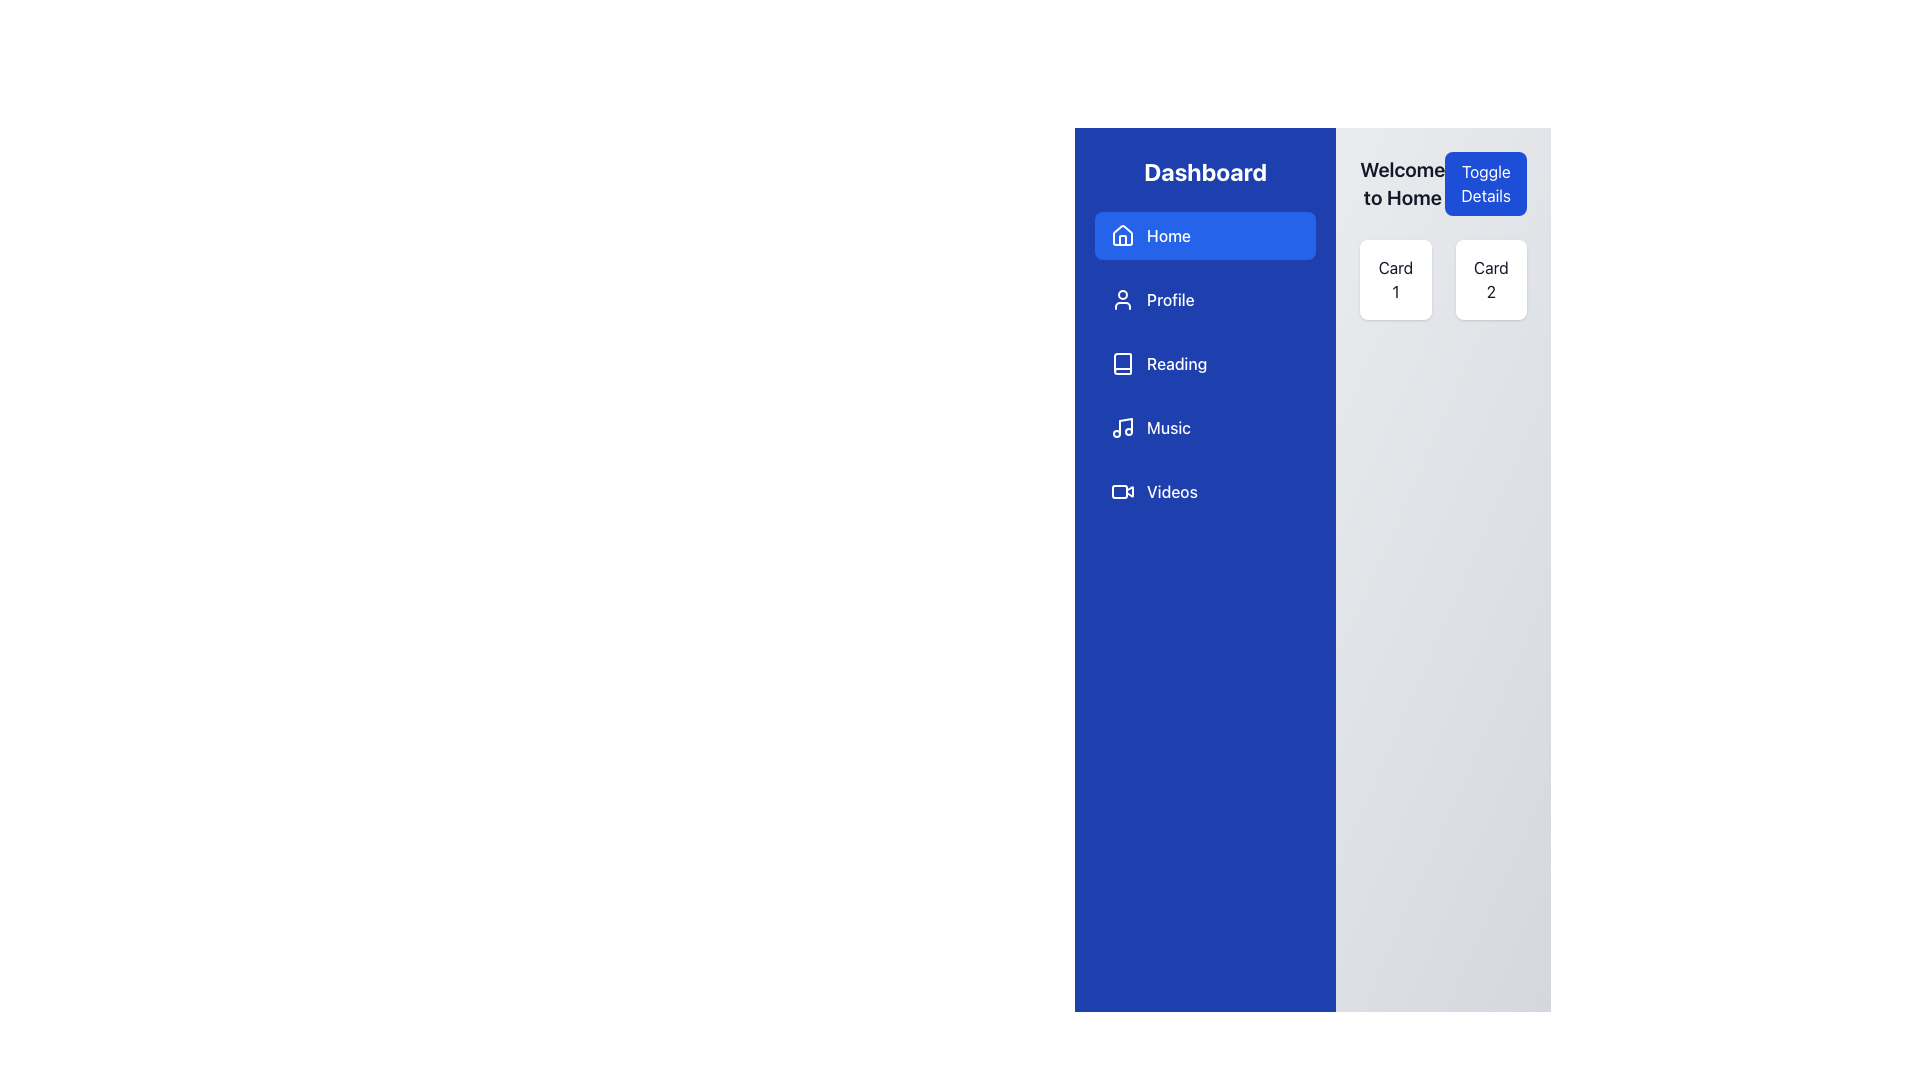 This screenshot has height=1080, width=1920. I want to click on the fourth button in the vertical navigation menu on the left side, which links to music content or features, so click(1204, 427).